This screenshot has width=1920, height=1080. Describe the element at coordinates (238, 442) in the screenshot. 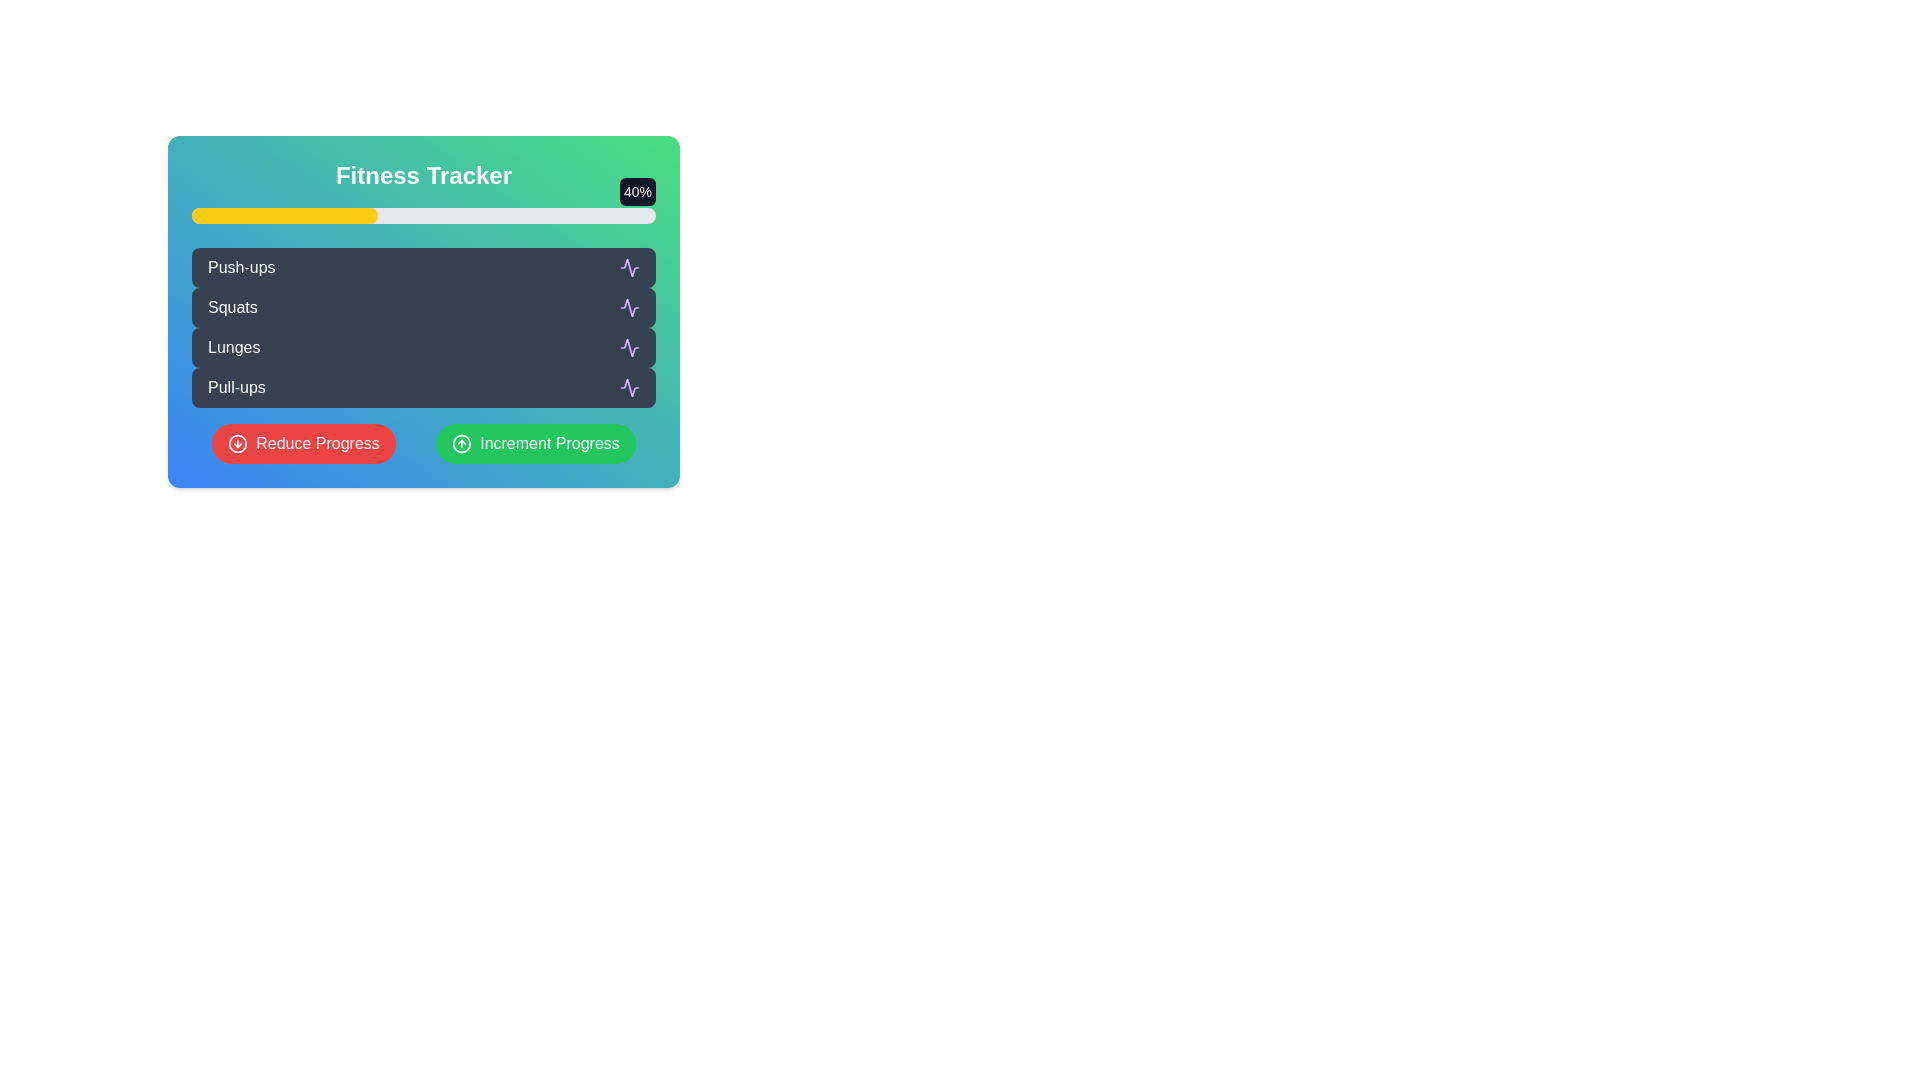

I see `the highlighted circular SVG element with a 10-unit radius, part of an icon, located near the 'Reduce Progress' button` at that location.